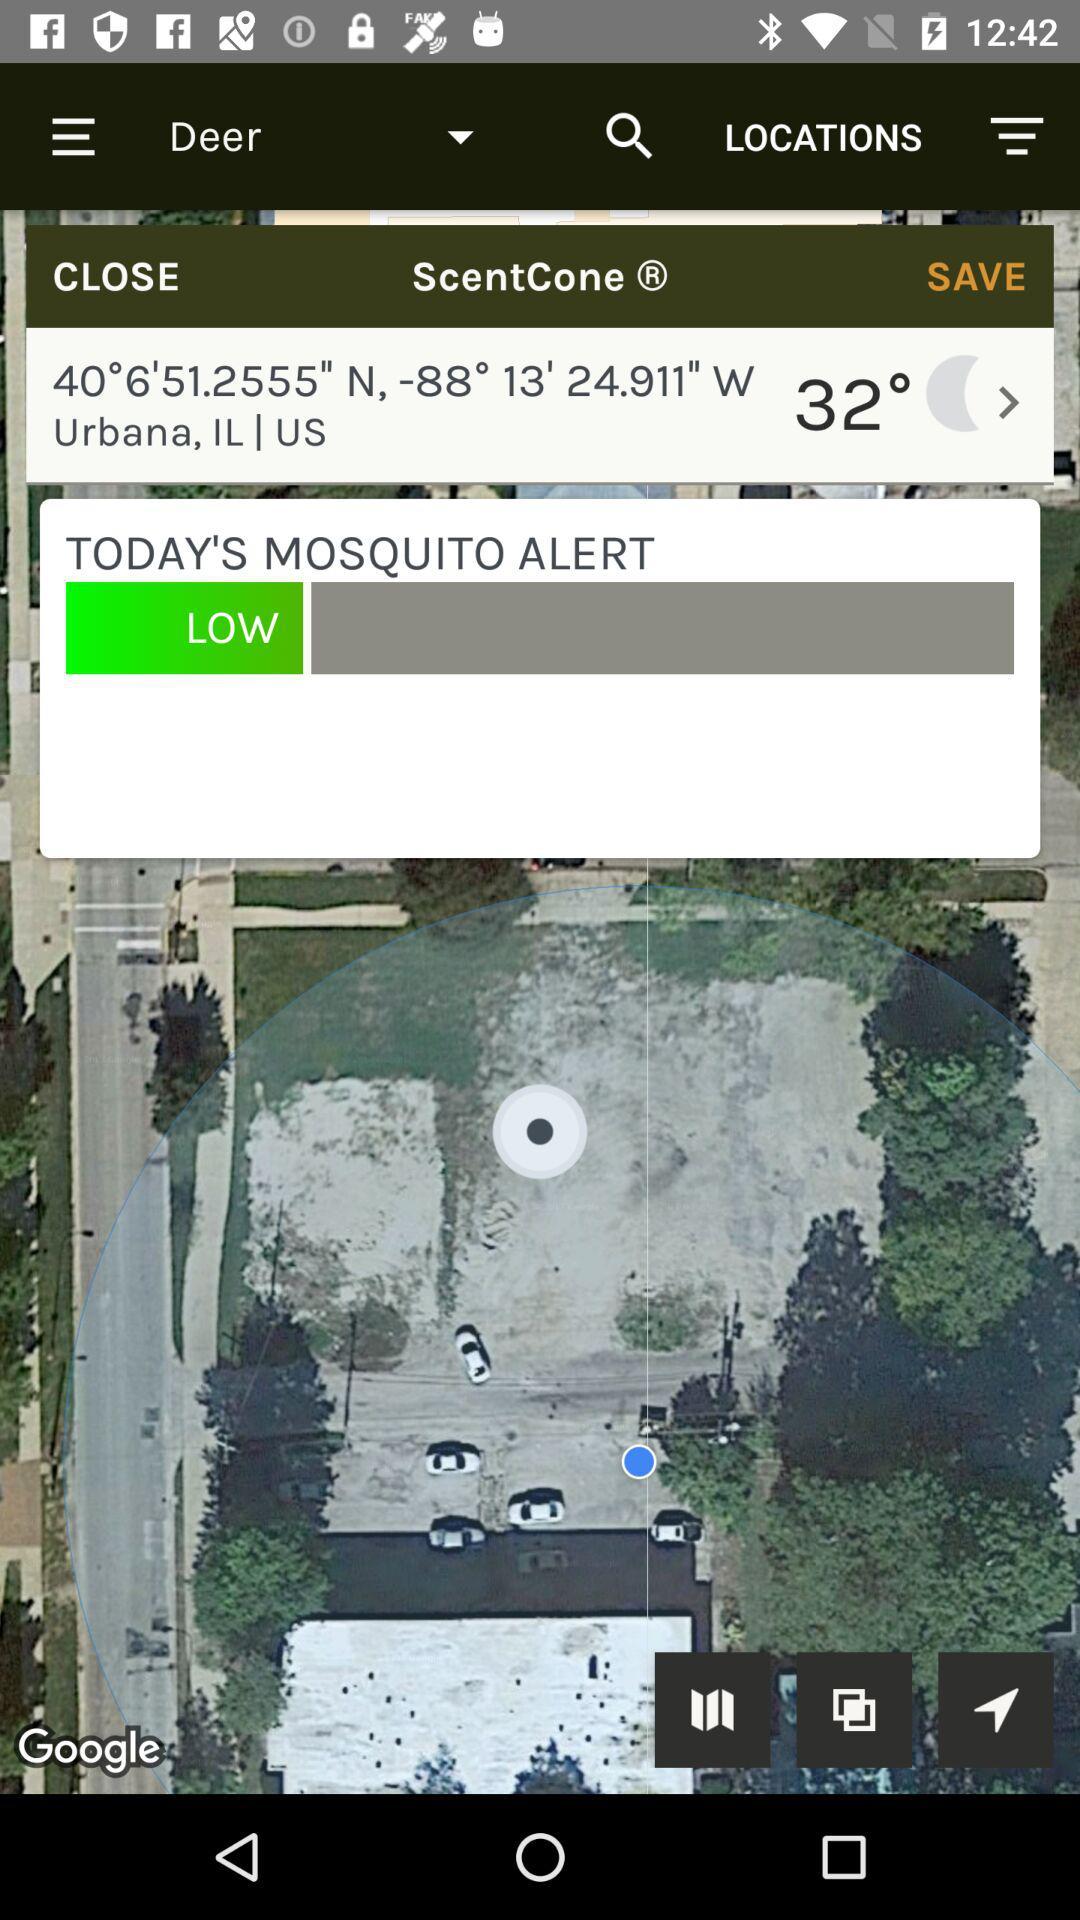 This screenshot has width=1080, height=1920. I want to click on the navigation arrow, so click(995, 1708).